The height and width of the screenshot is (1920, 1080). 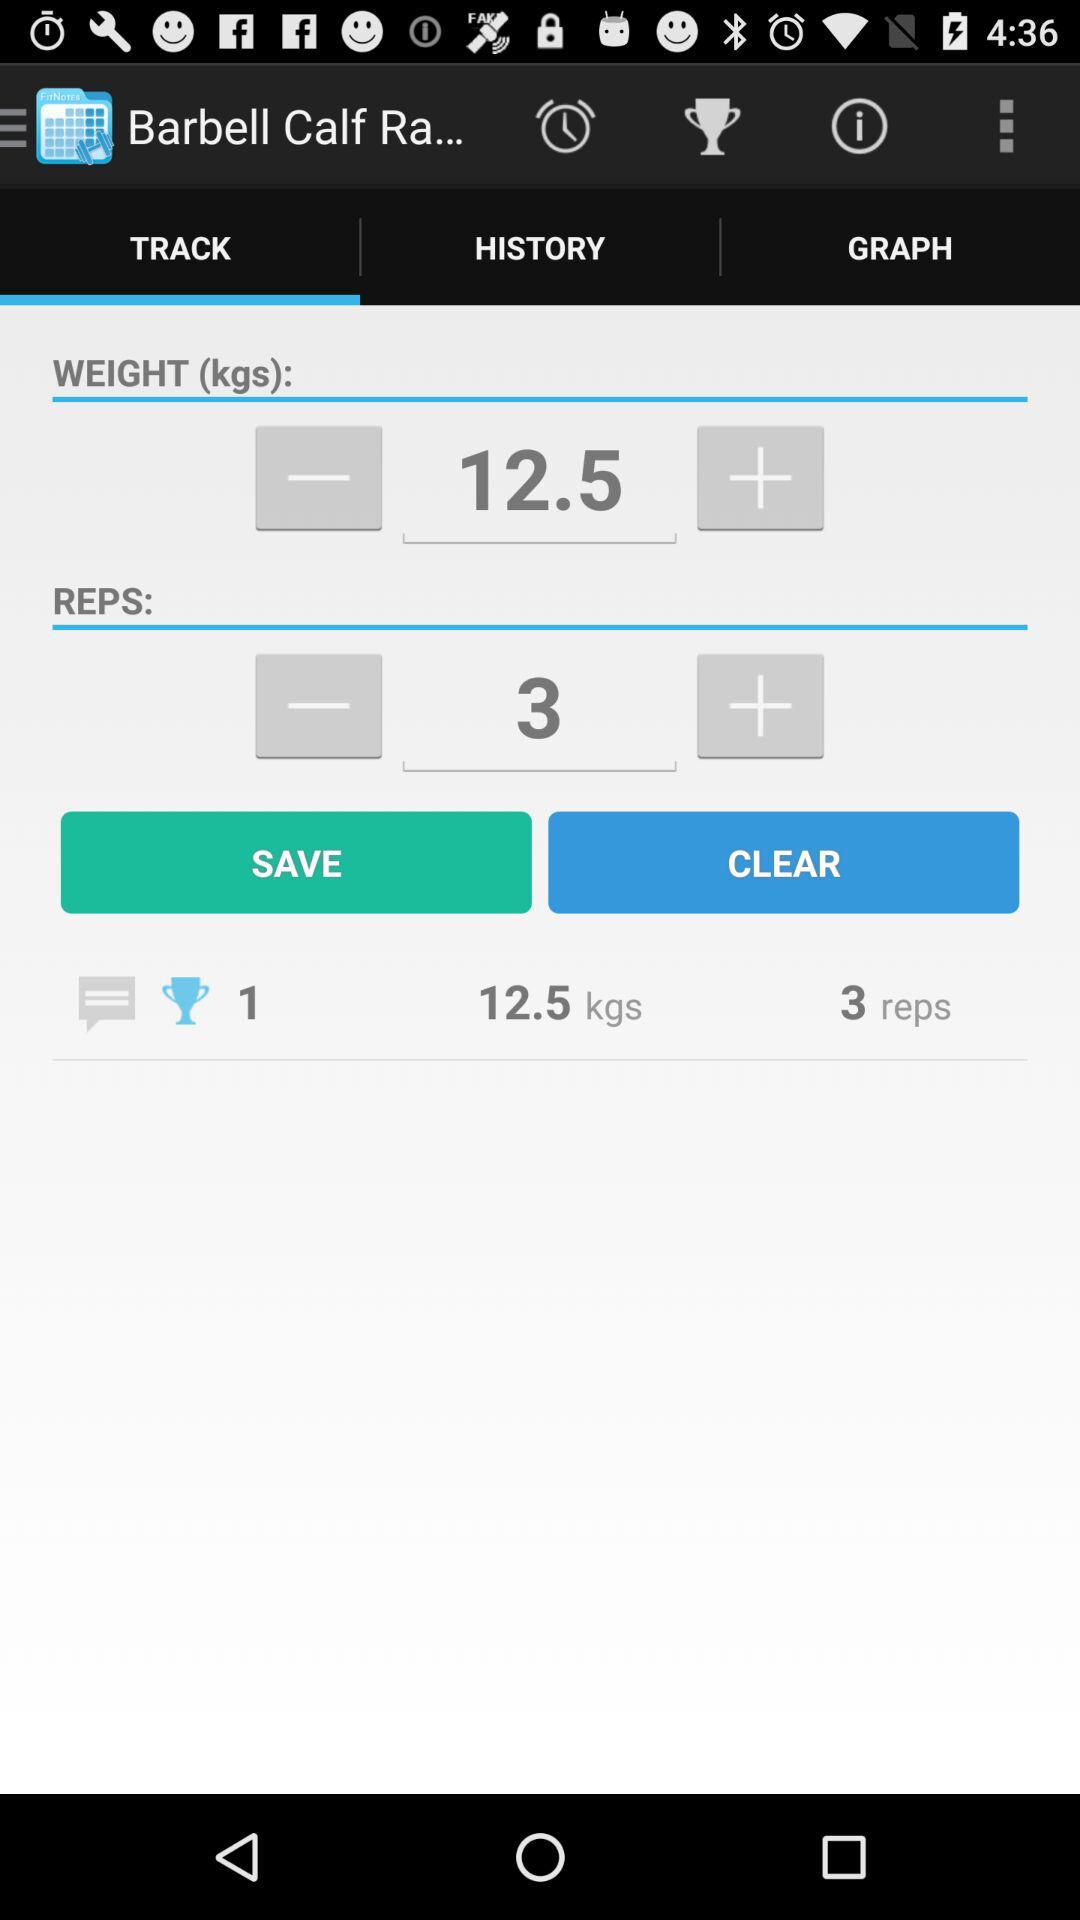 What do you see at coordinates (185, 1000) in the screenshot?
I see `open trophies` at bounding box center [185, 1000].